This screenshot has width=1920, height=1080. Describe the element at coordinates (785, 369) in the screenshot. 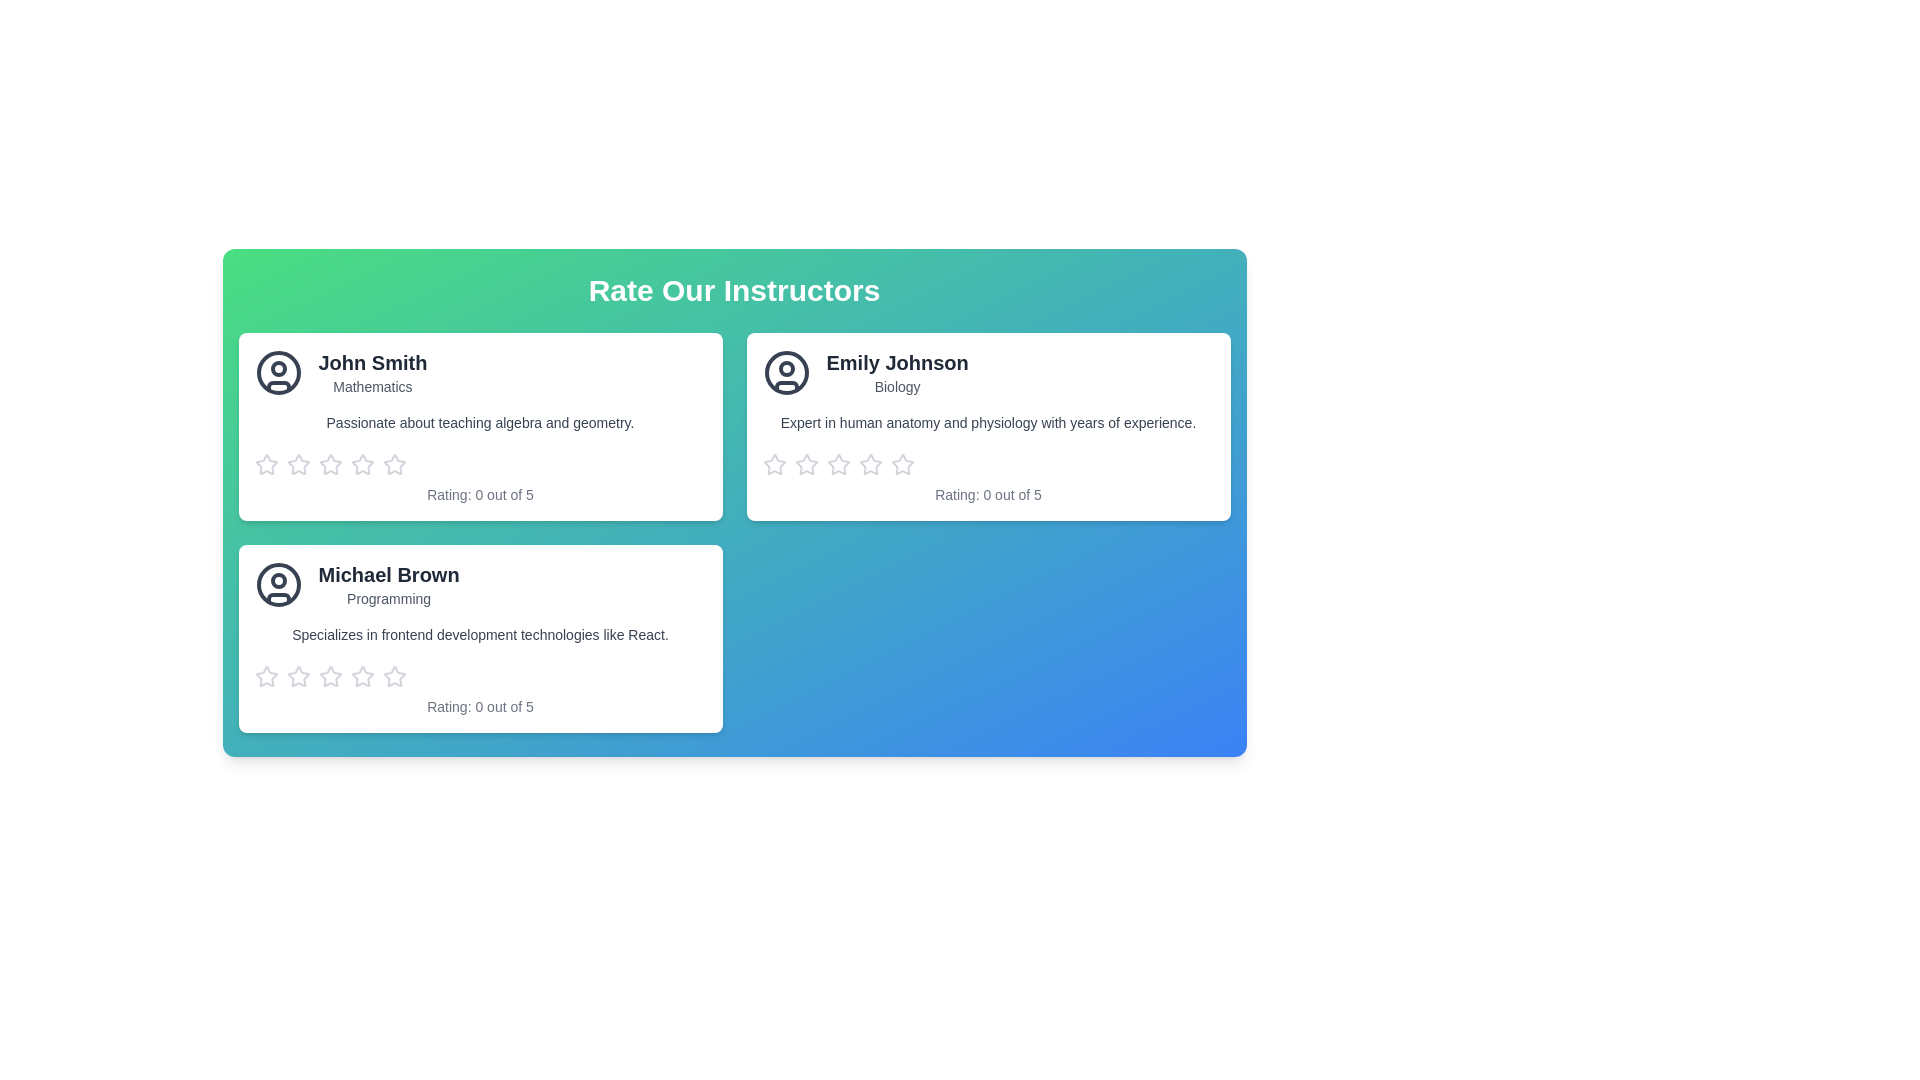

I see `the decorative circle within the avatar icon located to the left of 'Emily Johnson's name` at that location.